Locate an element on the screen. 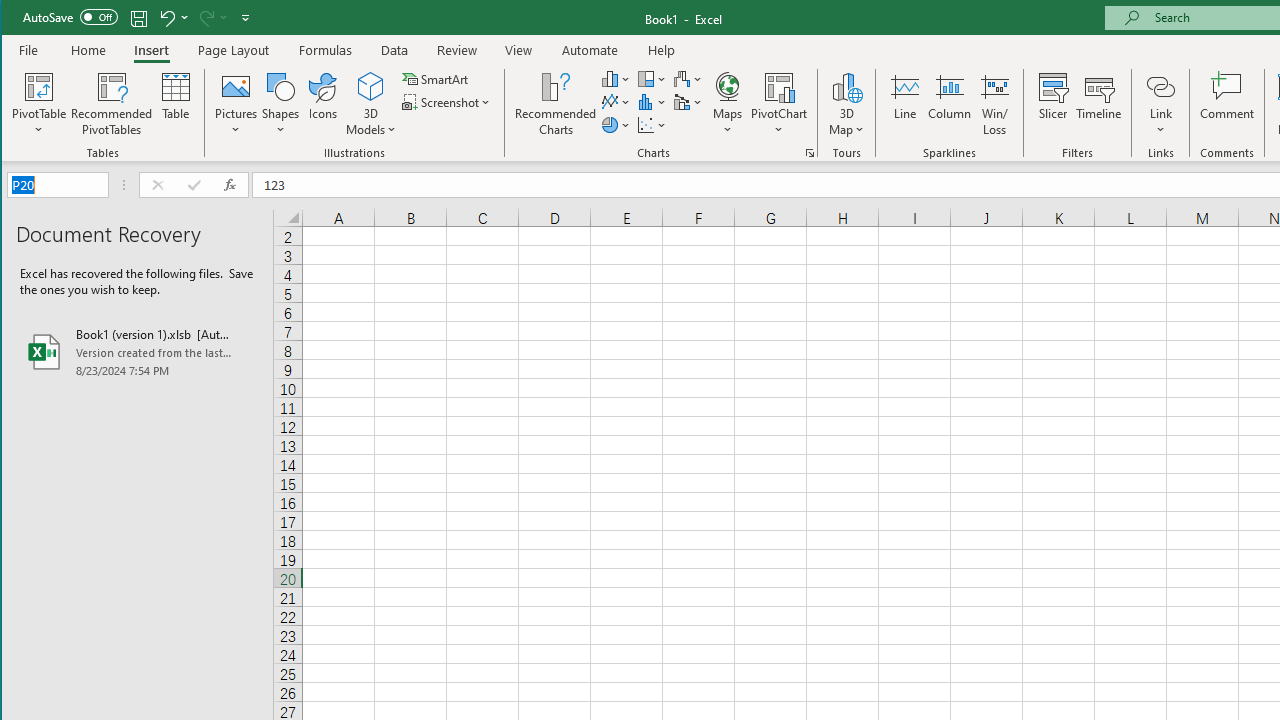 The image size is (1280, 720). 'Insert Waterfall, Funnel, Stock, Surface, or Radar Chart' is located at coordinates (688, 78).